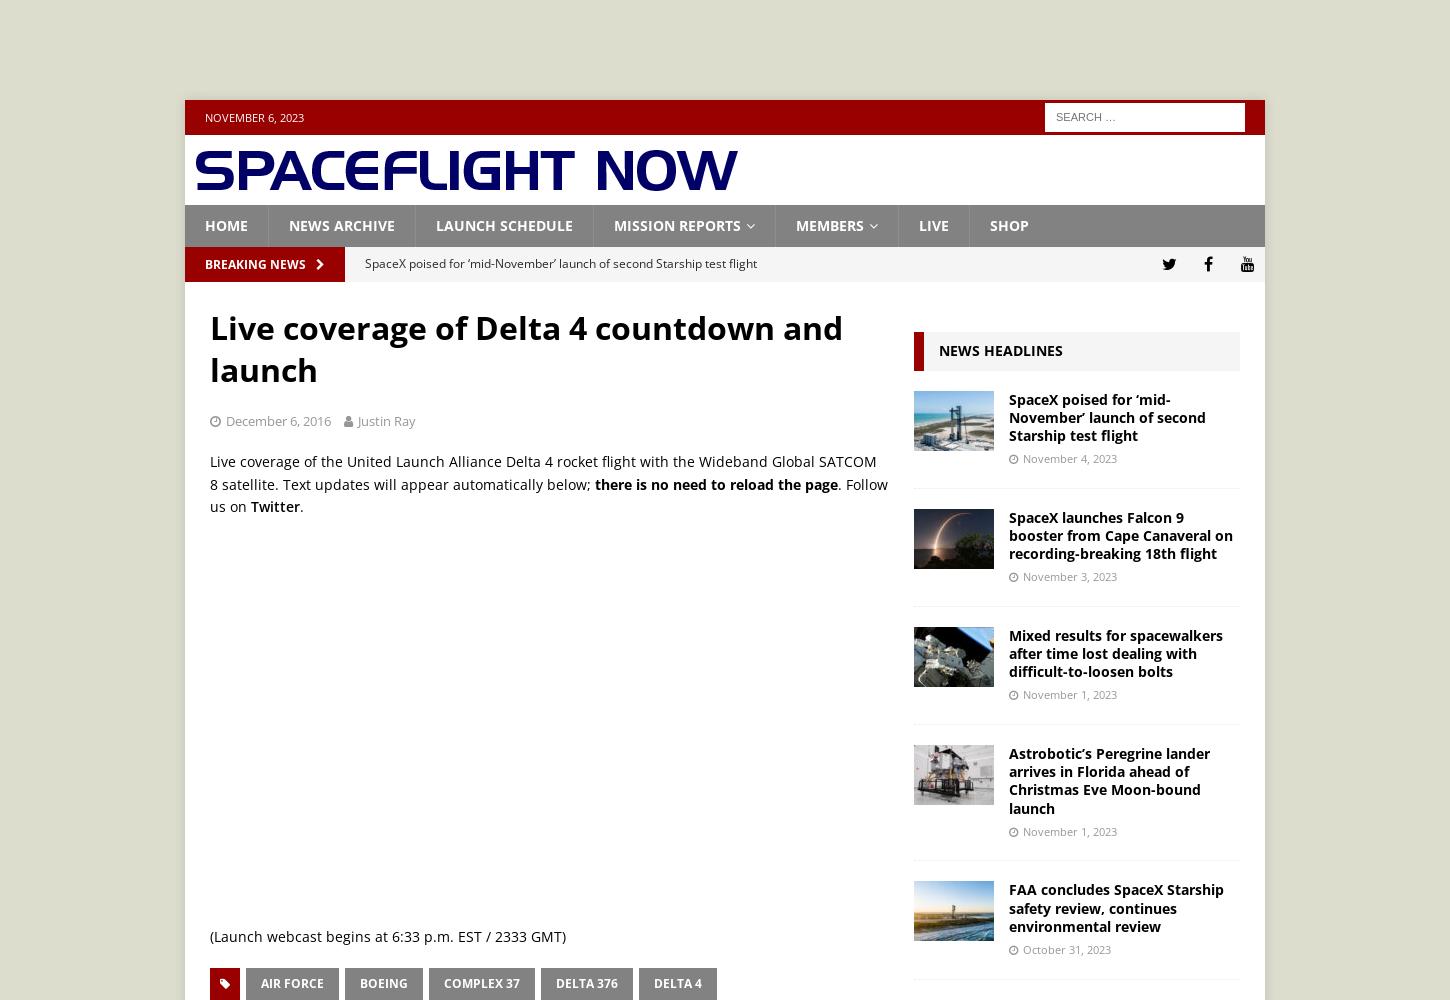  Describe the element at coordinates (387, 935) in the screenshot. I see `'(Launch webcast begins at 6:33 p.m. EST / 2333 GMT)'` at that location.